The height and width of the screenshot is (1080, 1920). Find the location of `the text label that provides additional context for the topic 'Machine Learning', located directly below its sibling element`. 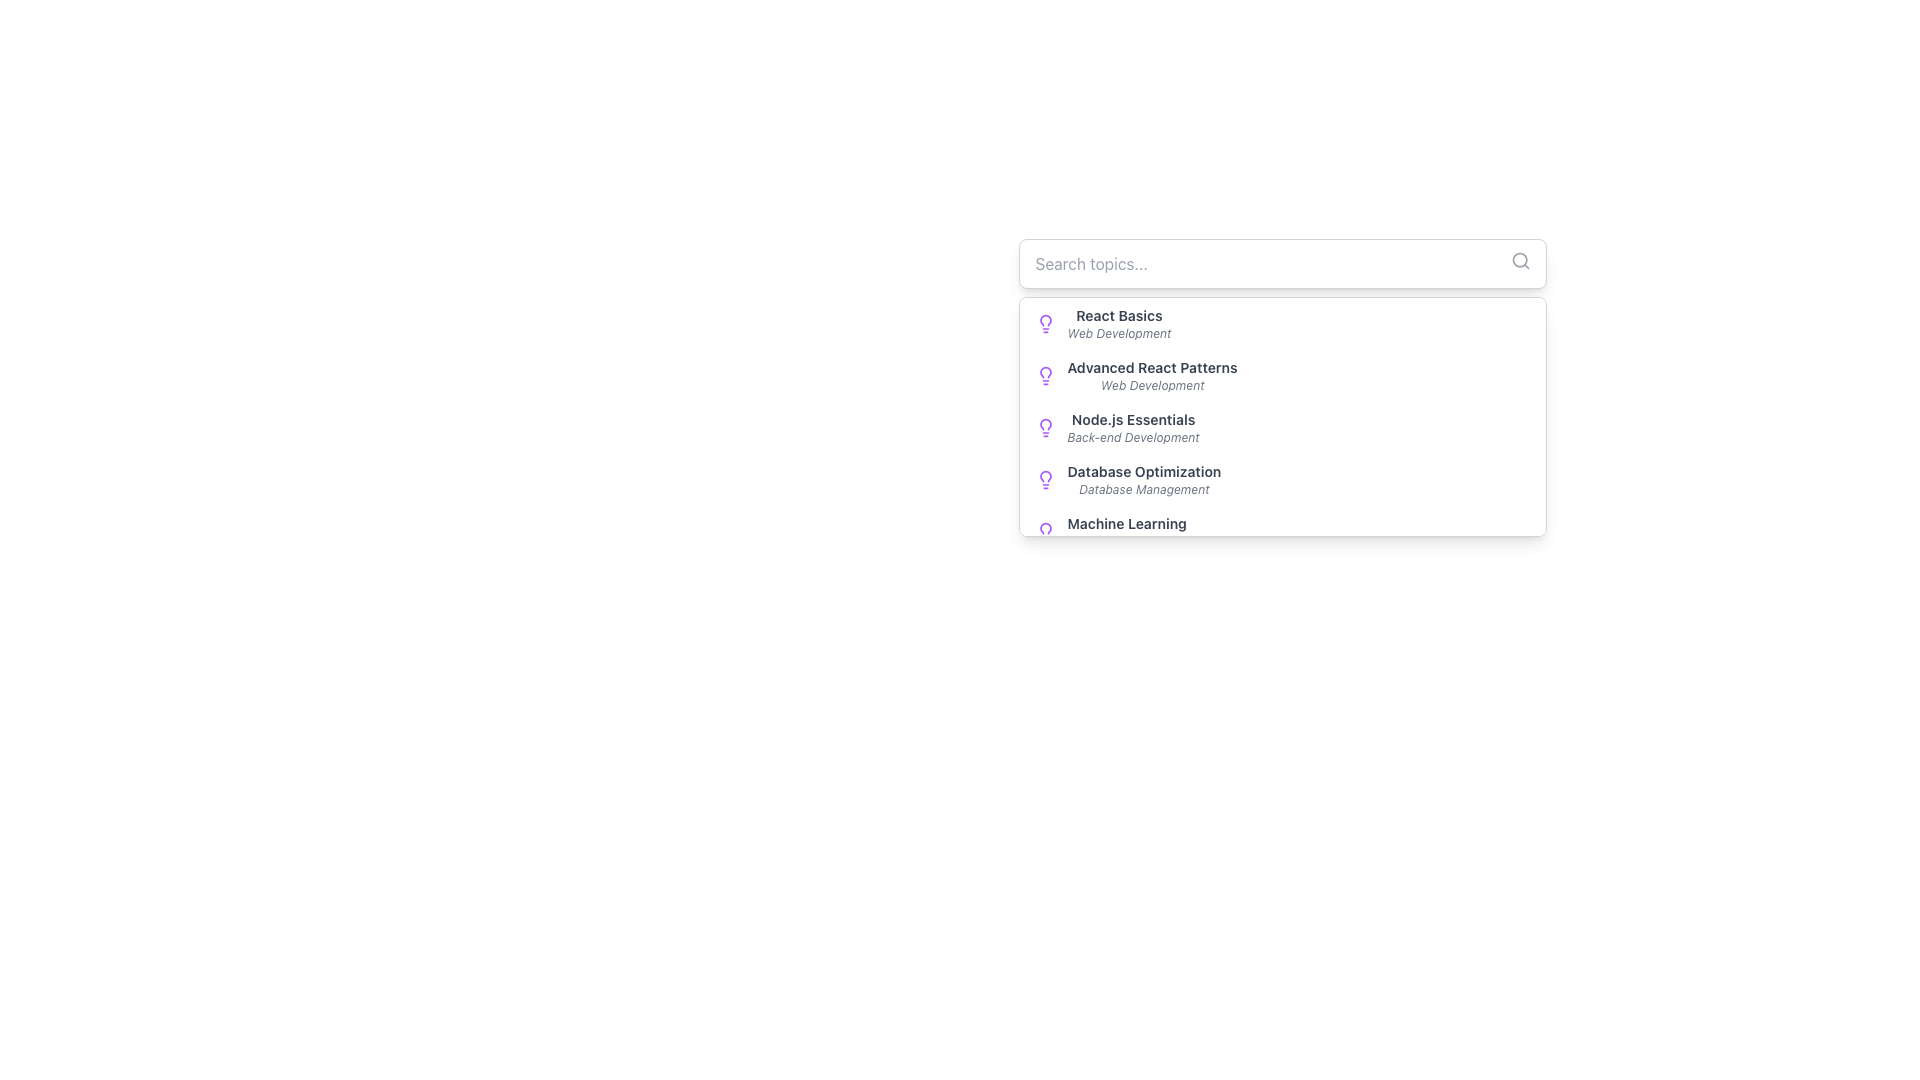

the text label that provides additional context for the topic 'Machine Learning', located directly below its sibling element is located at coordinates (1127, 542).